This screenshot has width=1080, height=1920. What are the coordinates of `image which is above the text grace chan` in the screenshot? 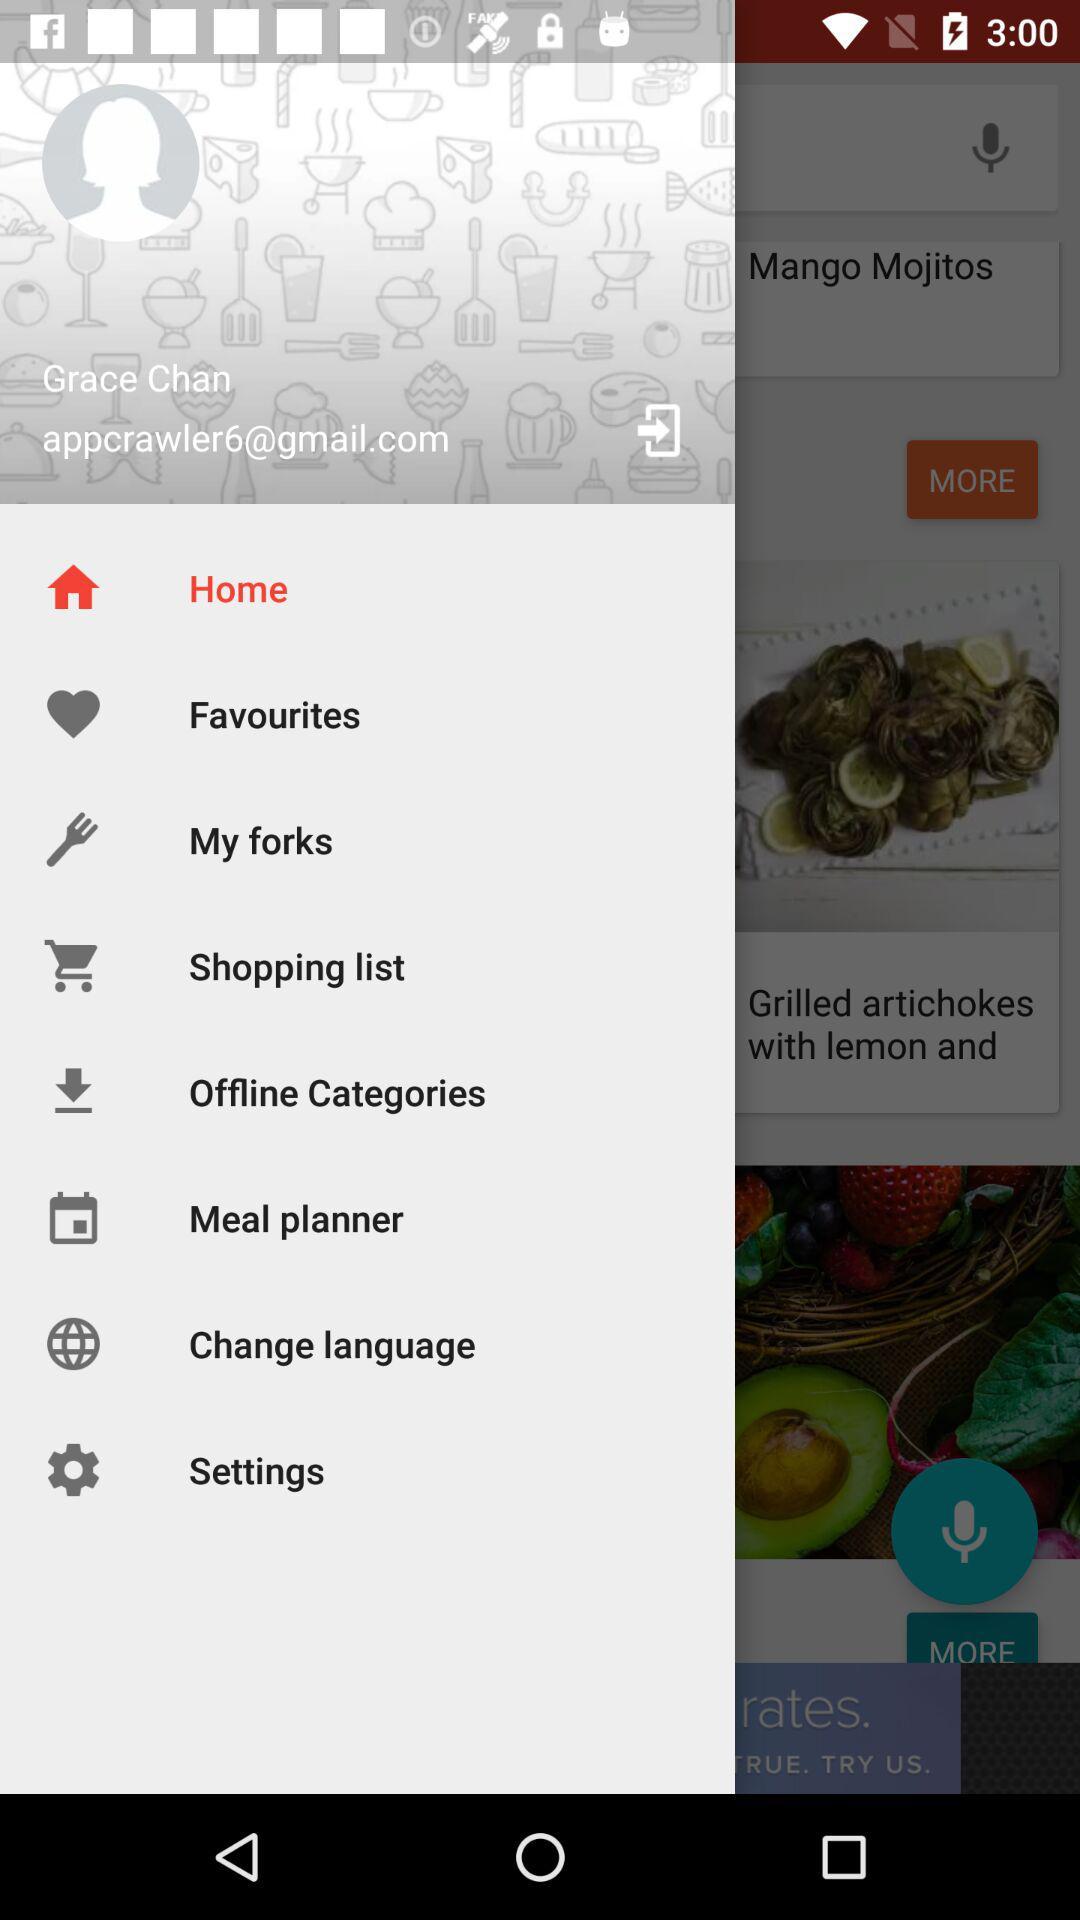 It's located at (120, 163).